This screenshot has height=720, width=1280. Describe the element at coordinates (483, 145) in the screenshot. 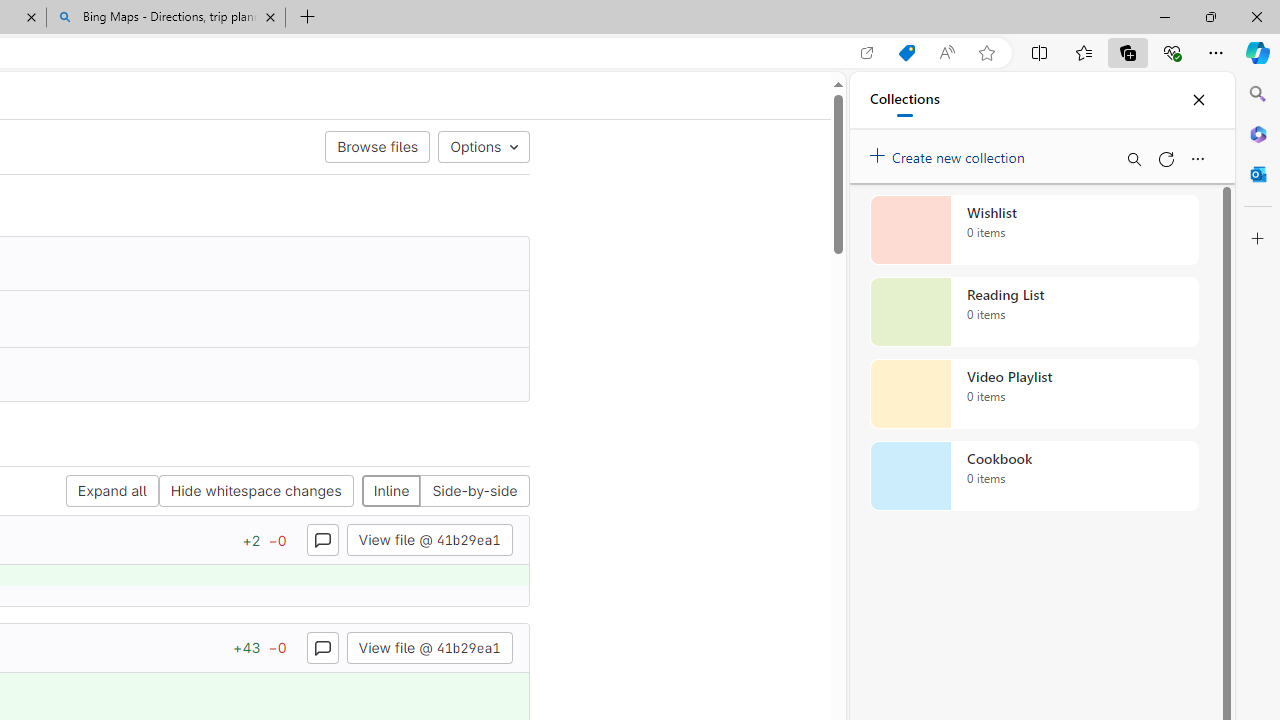

I see `'Options'` at that location.